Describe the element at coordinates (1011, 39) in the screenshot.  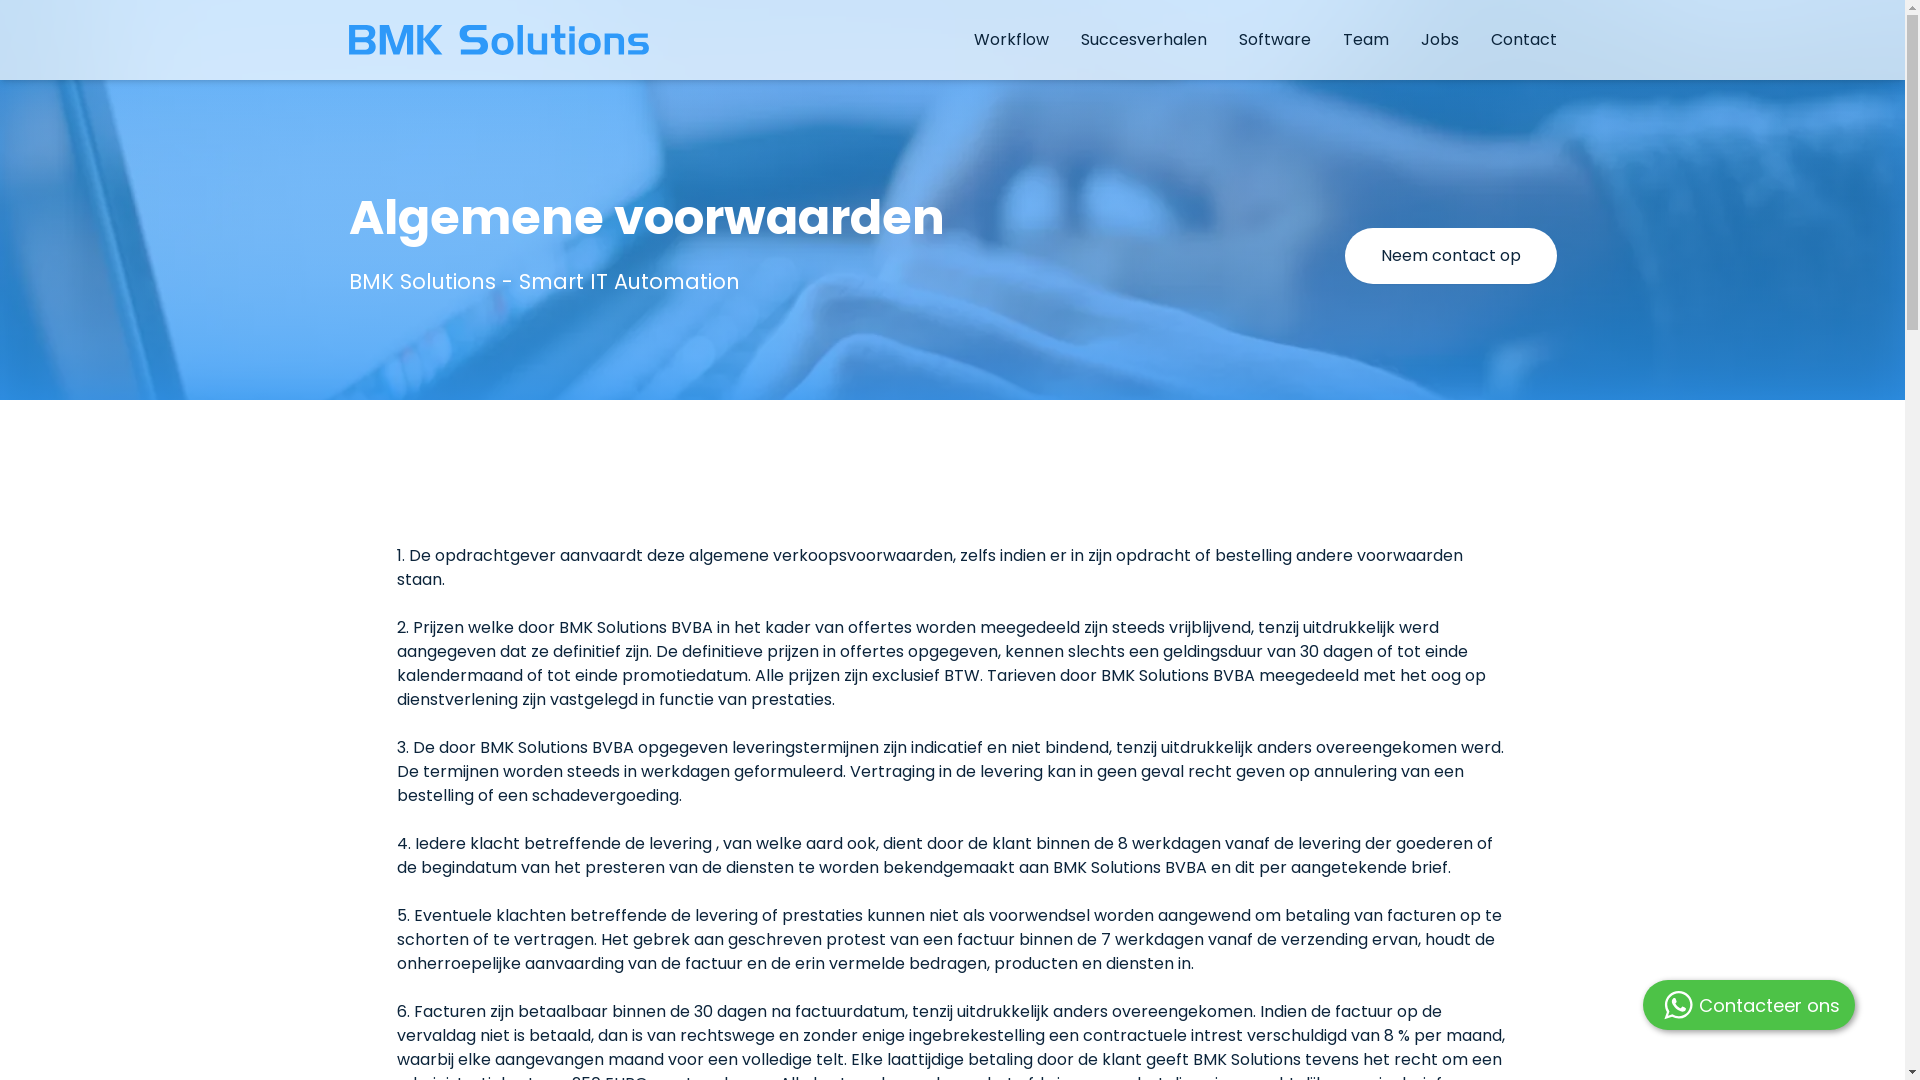
I see `'Workflow'` at that location.